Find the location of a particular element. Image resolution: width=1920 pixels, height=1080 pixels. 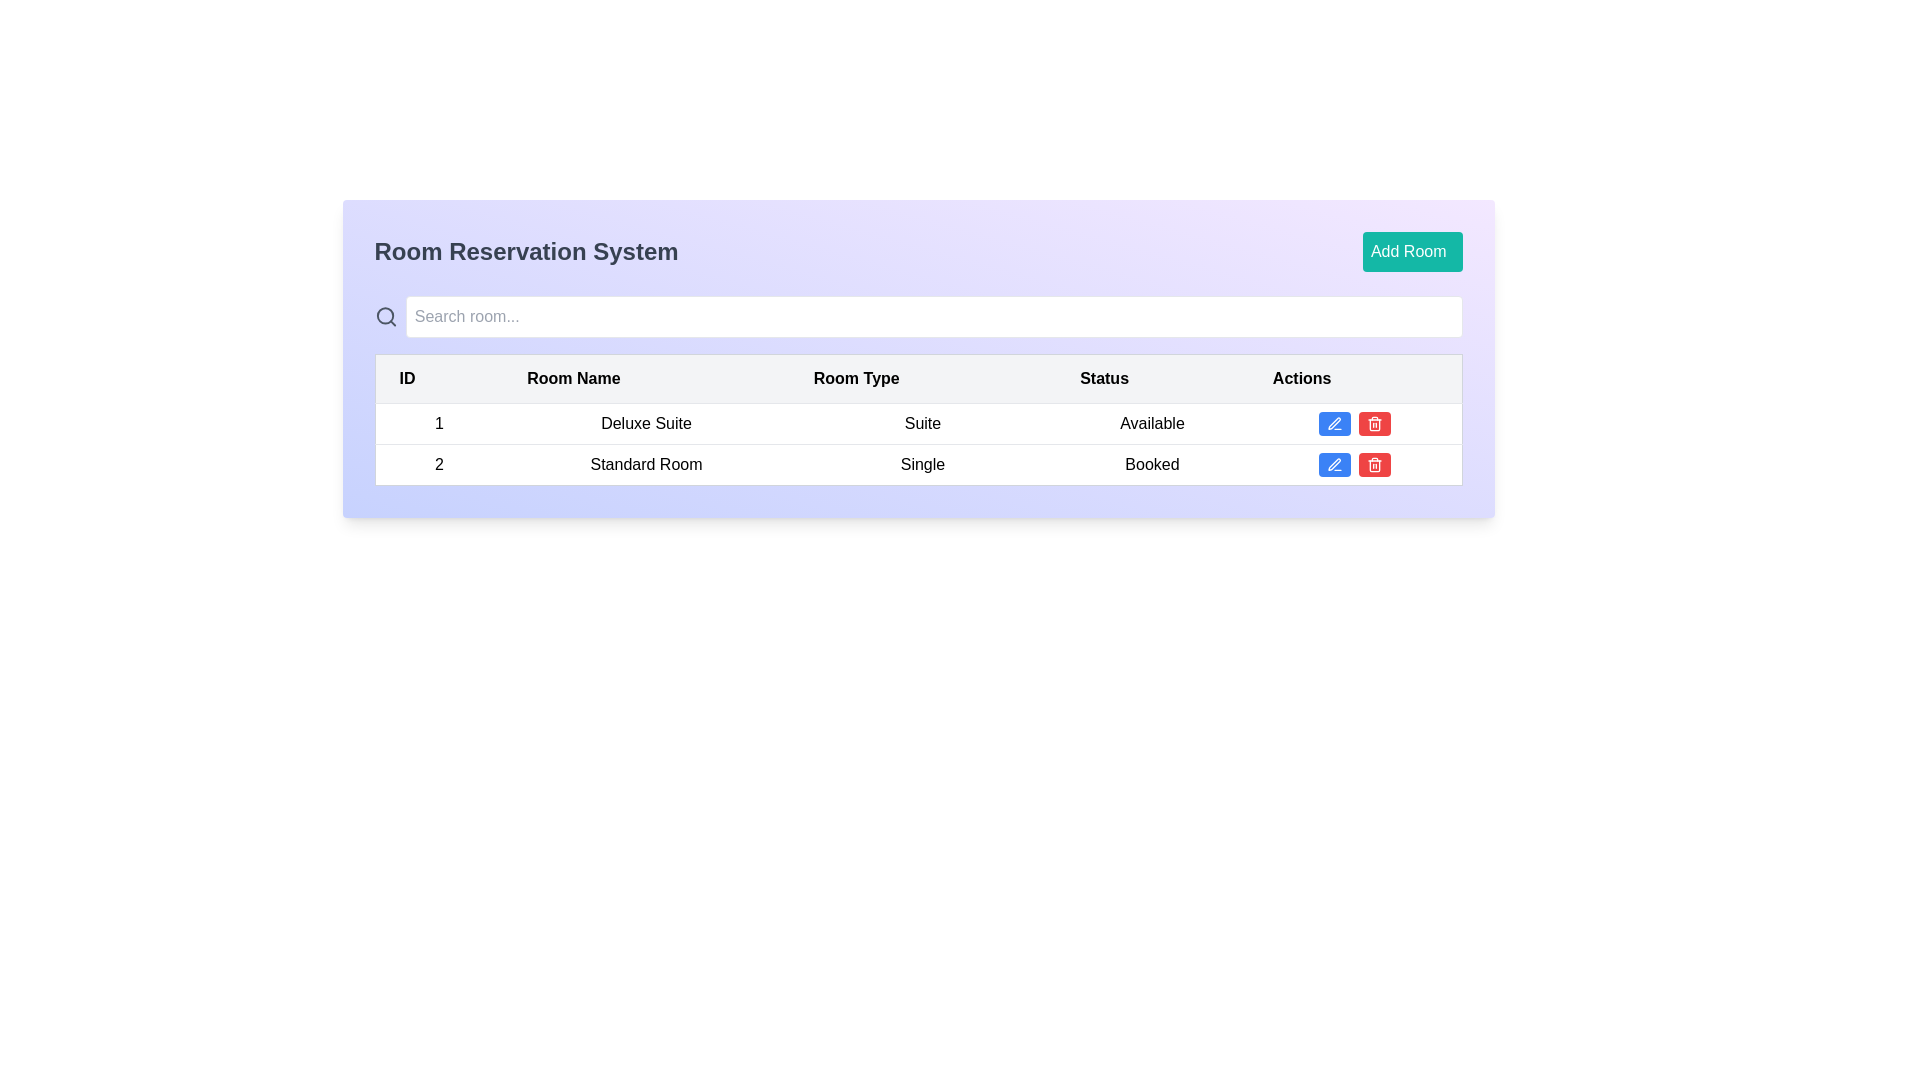

the button to add a new room, located in the upper-right section of the main interface, adjacent to the 'Room Reservation System' title is located at coordinates (1411, 250).